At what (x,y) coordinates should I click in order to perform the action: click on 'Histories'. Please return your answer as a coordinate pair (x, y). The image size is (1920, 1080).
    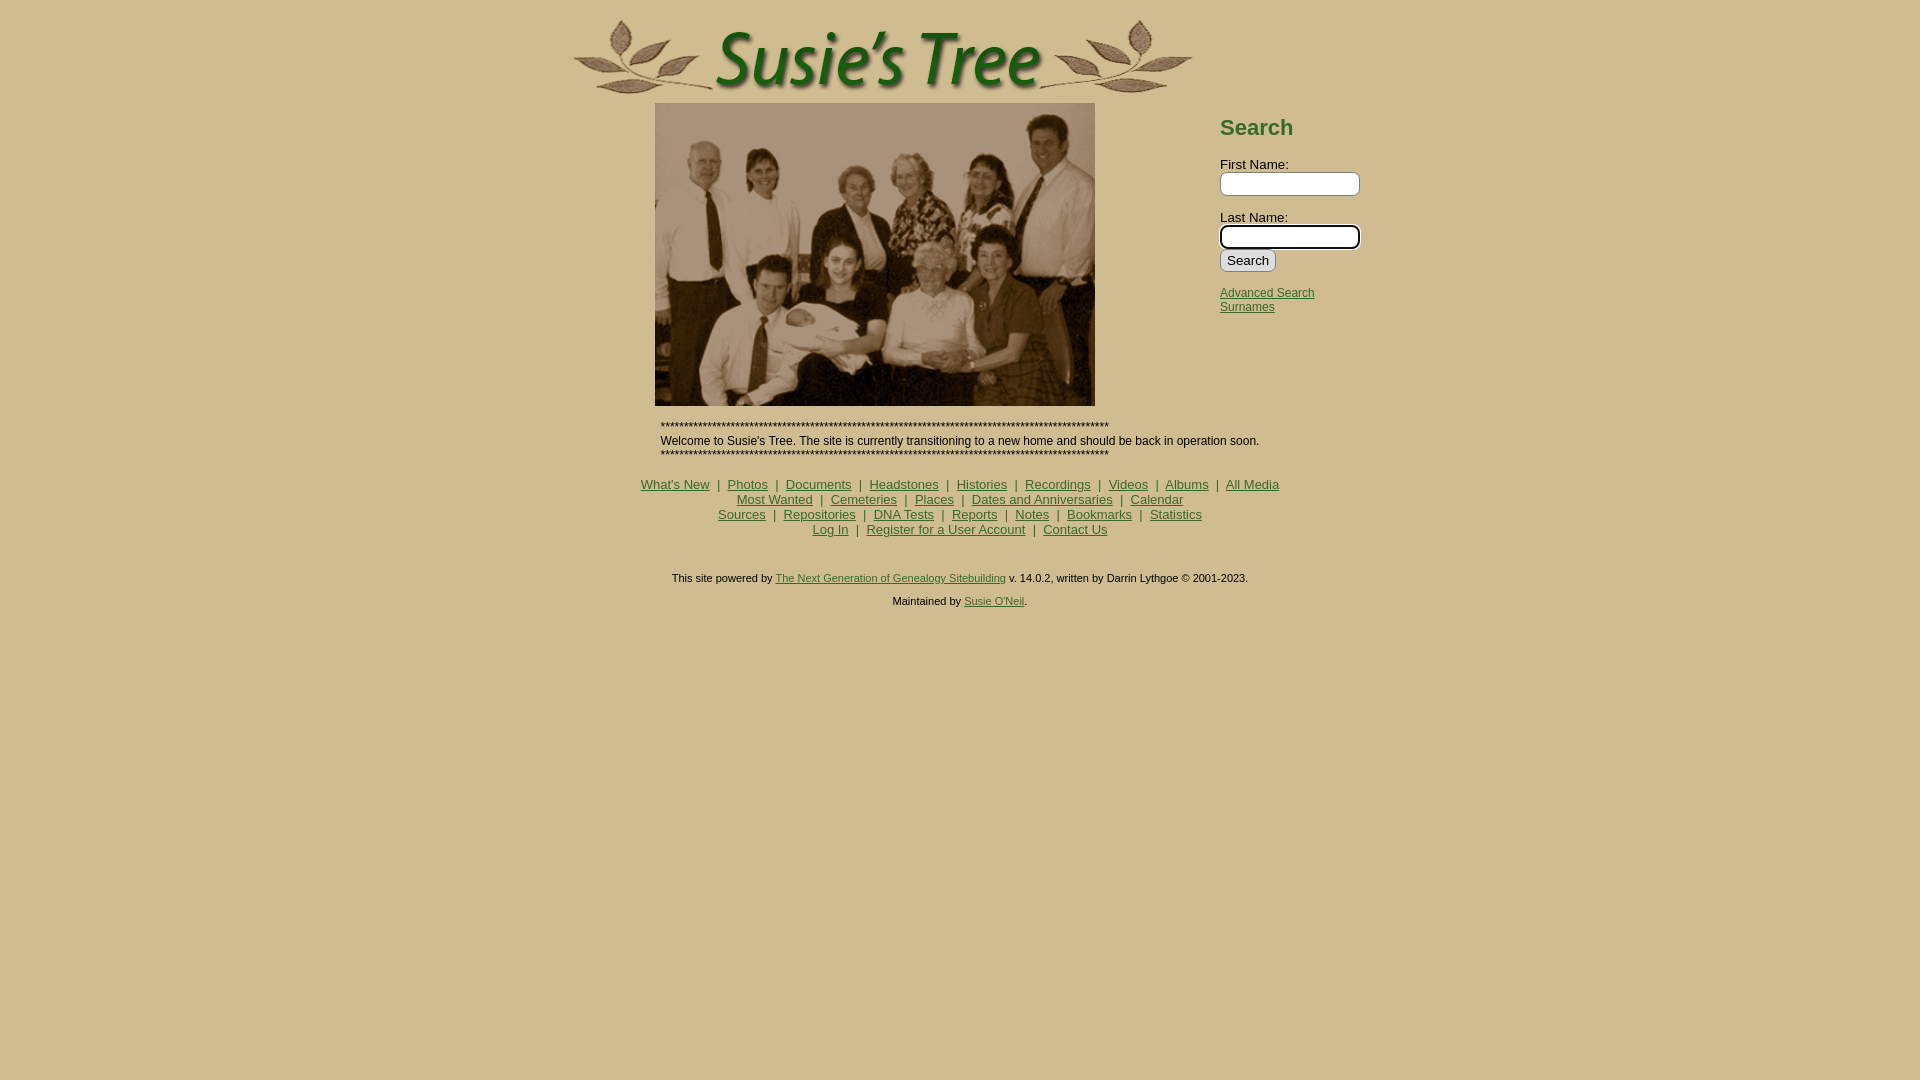
    Looking at the image, I should click on (982, 484).